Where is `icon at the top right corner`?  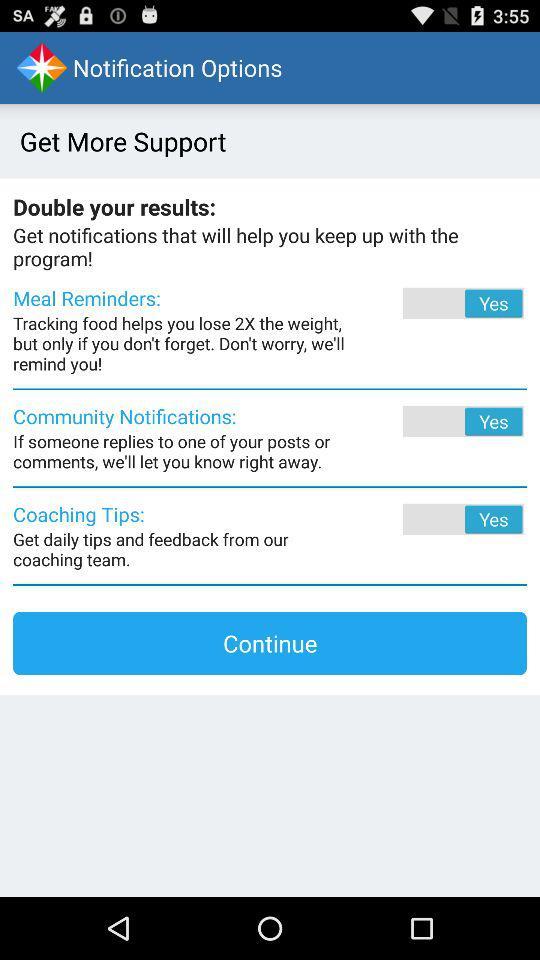 icon at the top right corner is located at coordinates (435, 303).